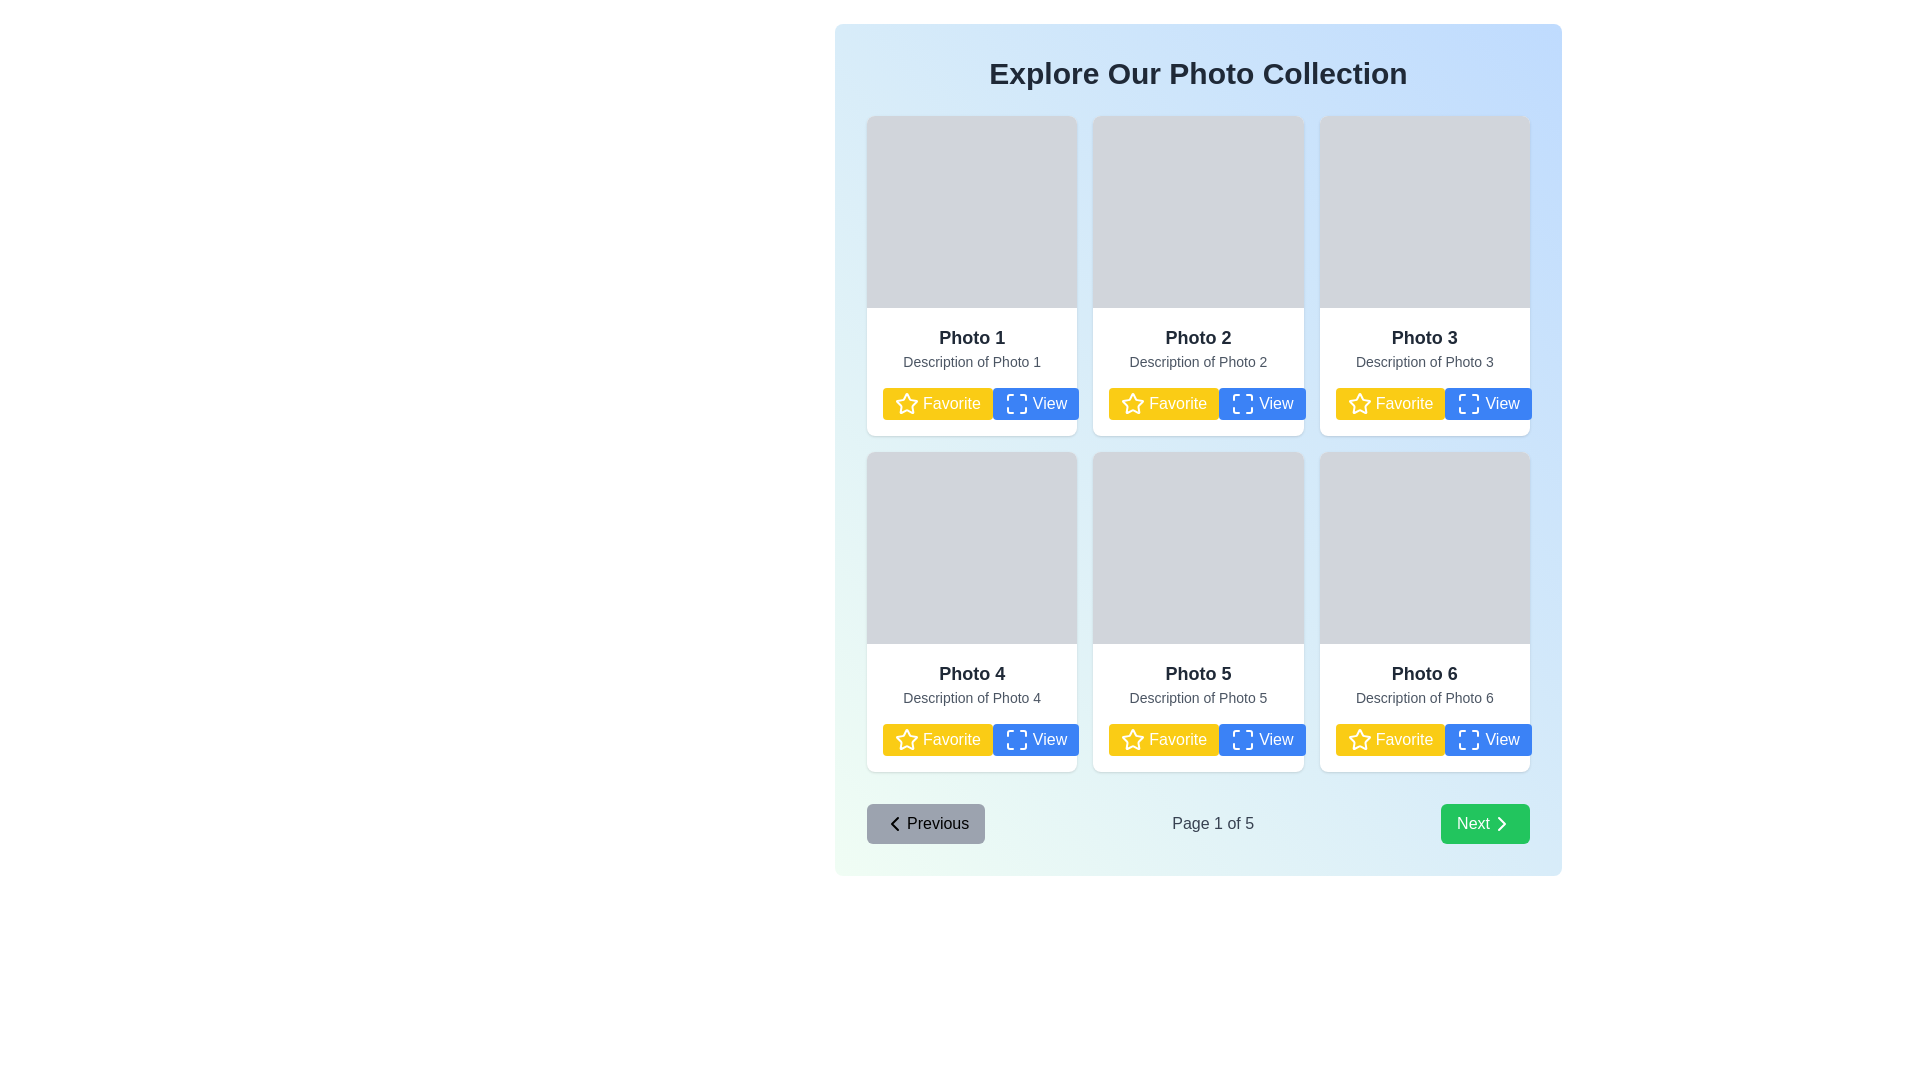 The height and width of the screenshot is (1080, 1920). Describe the element at coordinates (972, 697) in the screenshot. I see `description displayed in the text label showing 'Description of Photo 4', which is located in the second row, first column of the photo grid beneath the header 'Photo 4'` at that location.